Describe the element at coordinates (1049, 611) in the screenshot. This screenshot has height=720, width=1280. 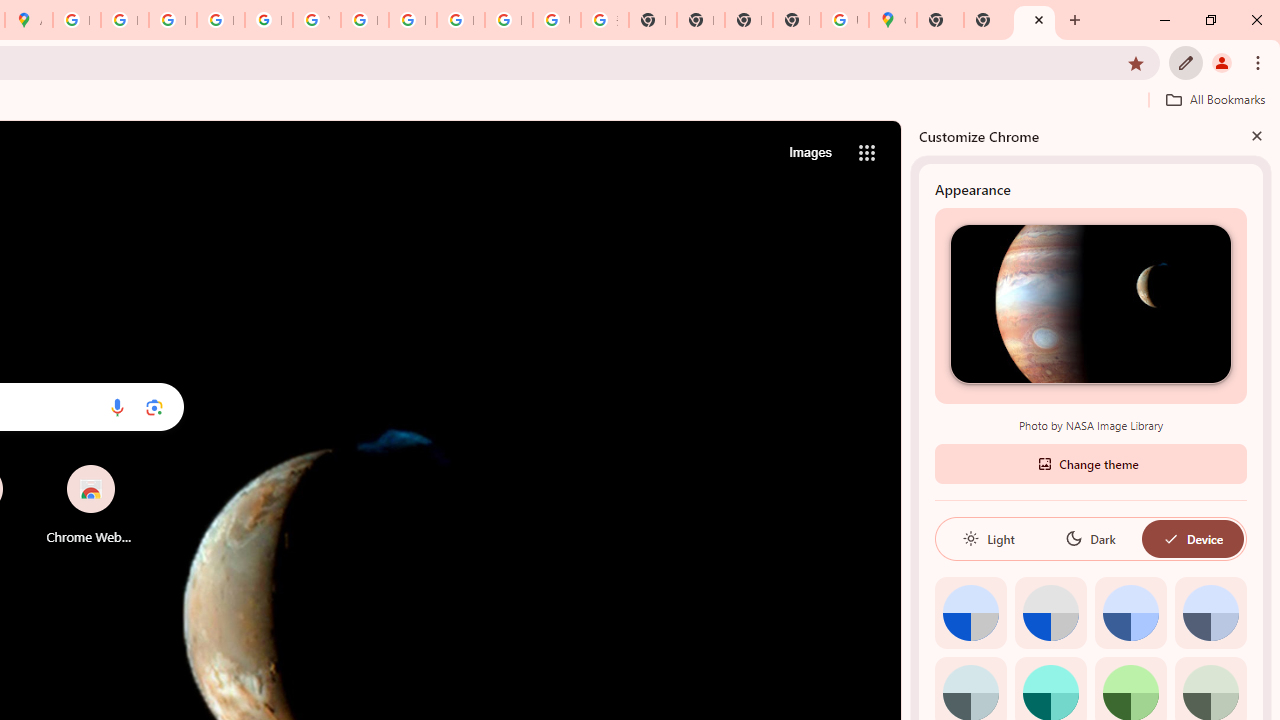
I see `'Grey default color'` at that location.